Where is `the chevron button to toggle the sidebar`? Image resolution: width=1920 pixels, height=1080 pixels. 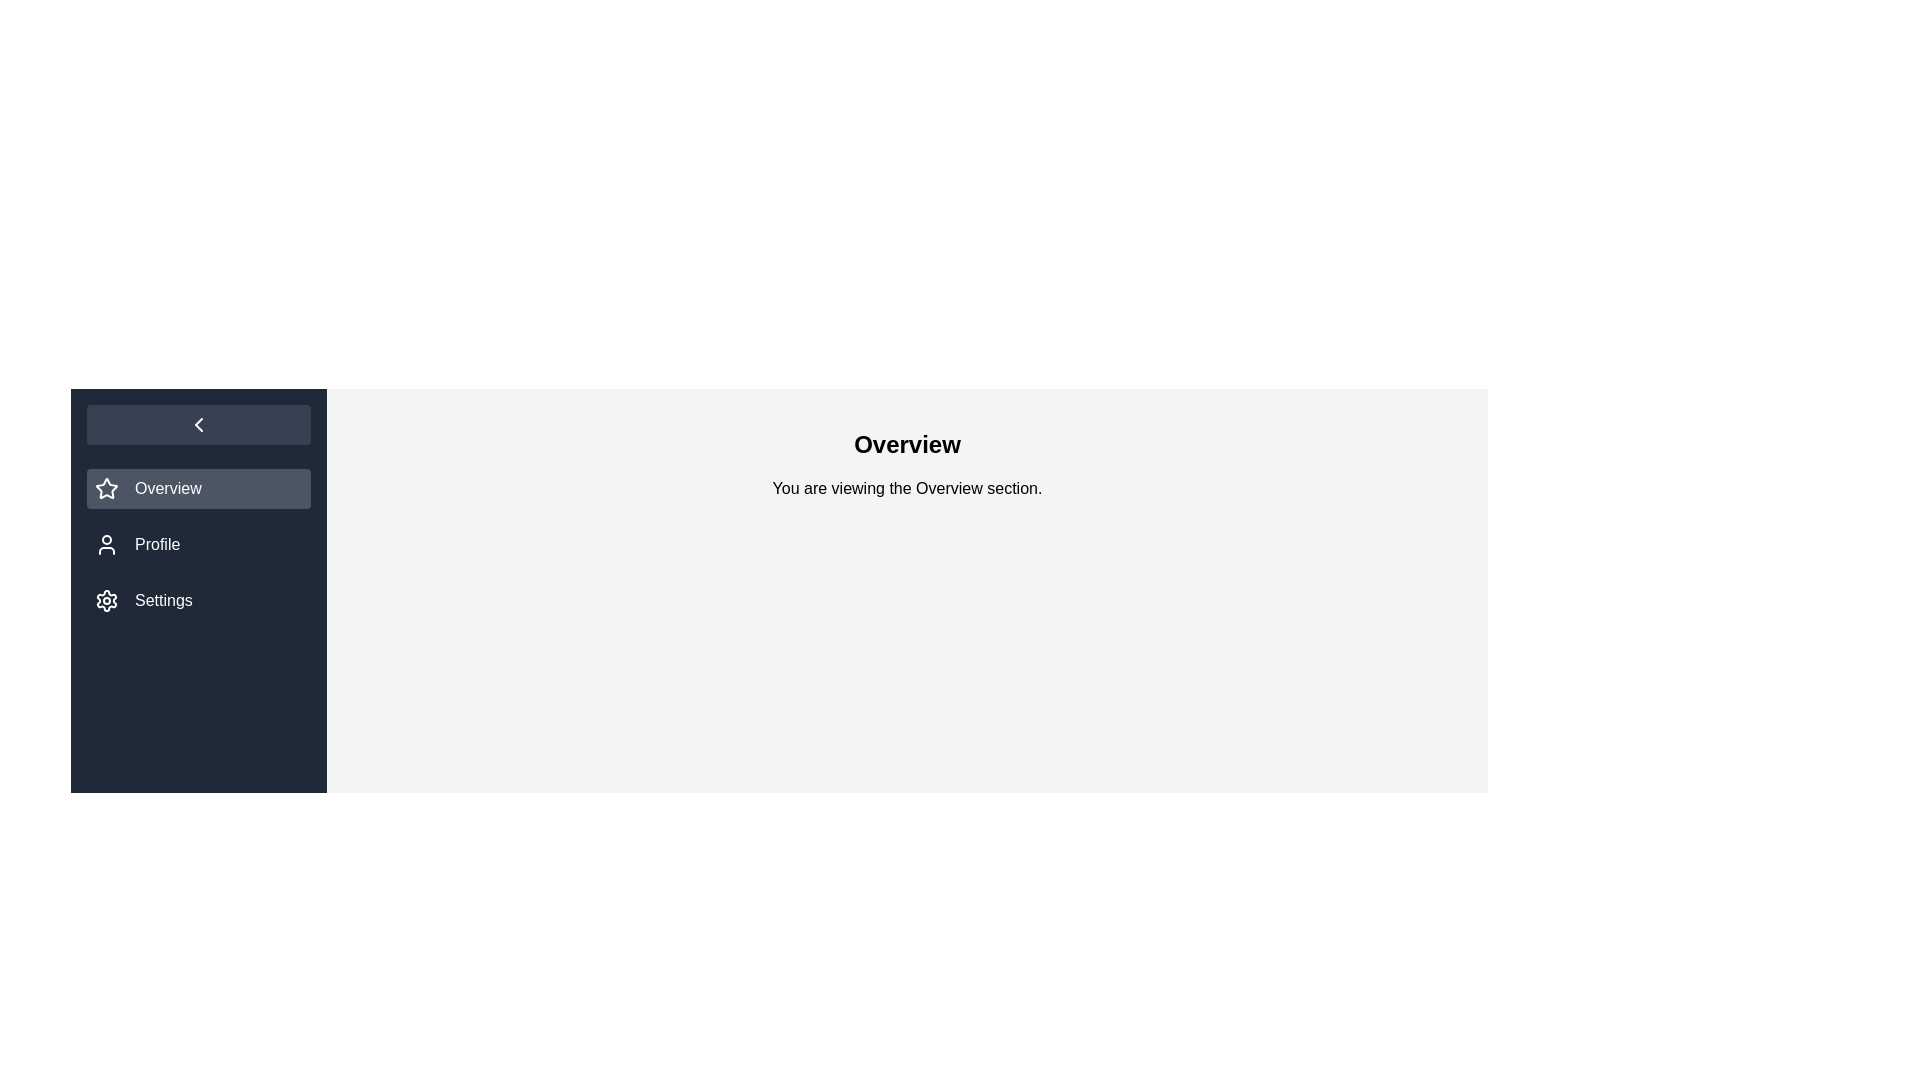 the chevron button to toggle the sidebar is located at coordinates (198, 423).